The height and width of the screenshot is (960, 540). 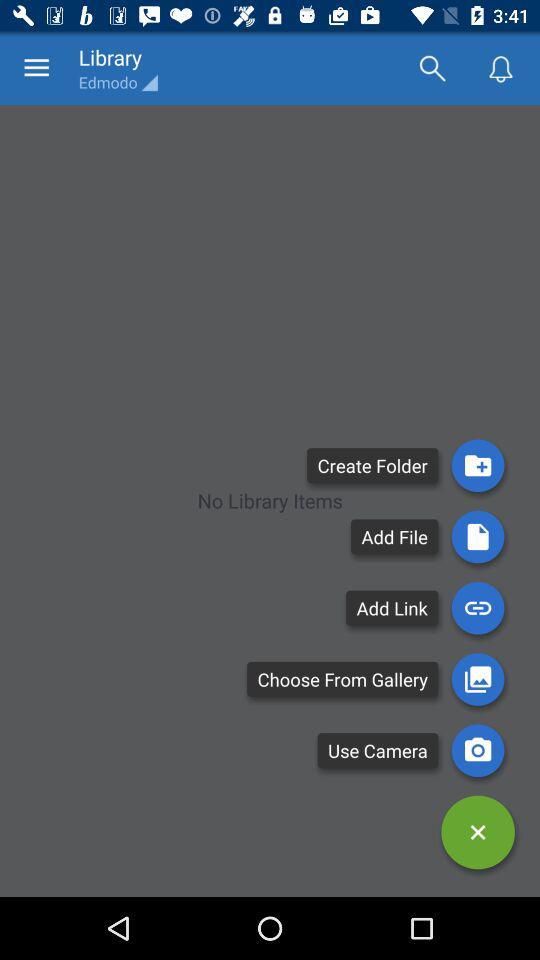 What do you see at coordinates (477, 465) in the screenshot?
I see `new folder` at bounding box center [477, 465].